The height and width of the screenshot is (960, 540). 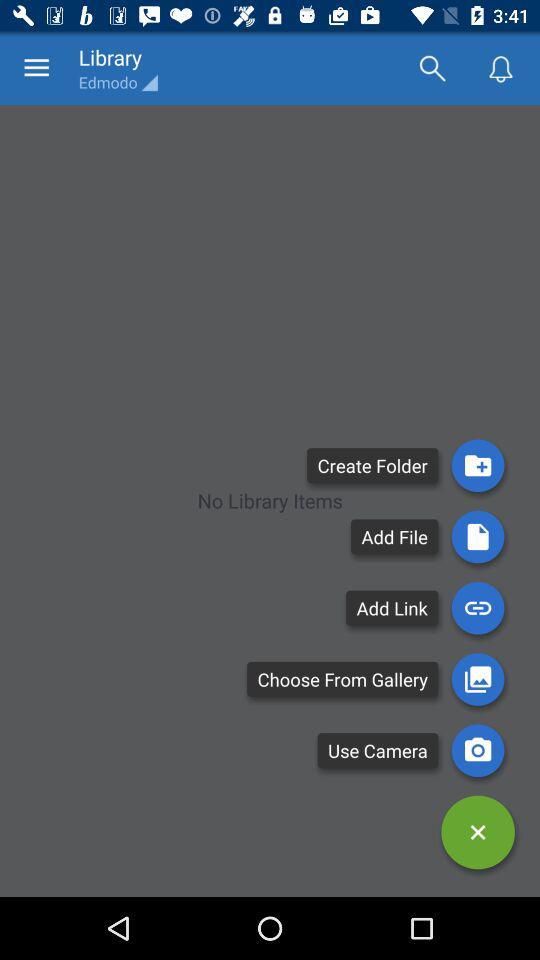 What do you see at coordinates (477, 465) in the screenshot?
I see `new folder` at bounding box center [477, 465].